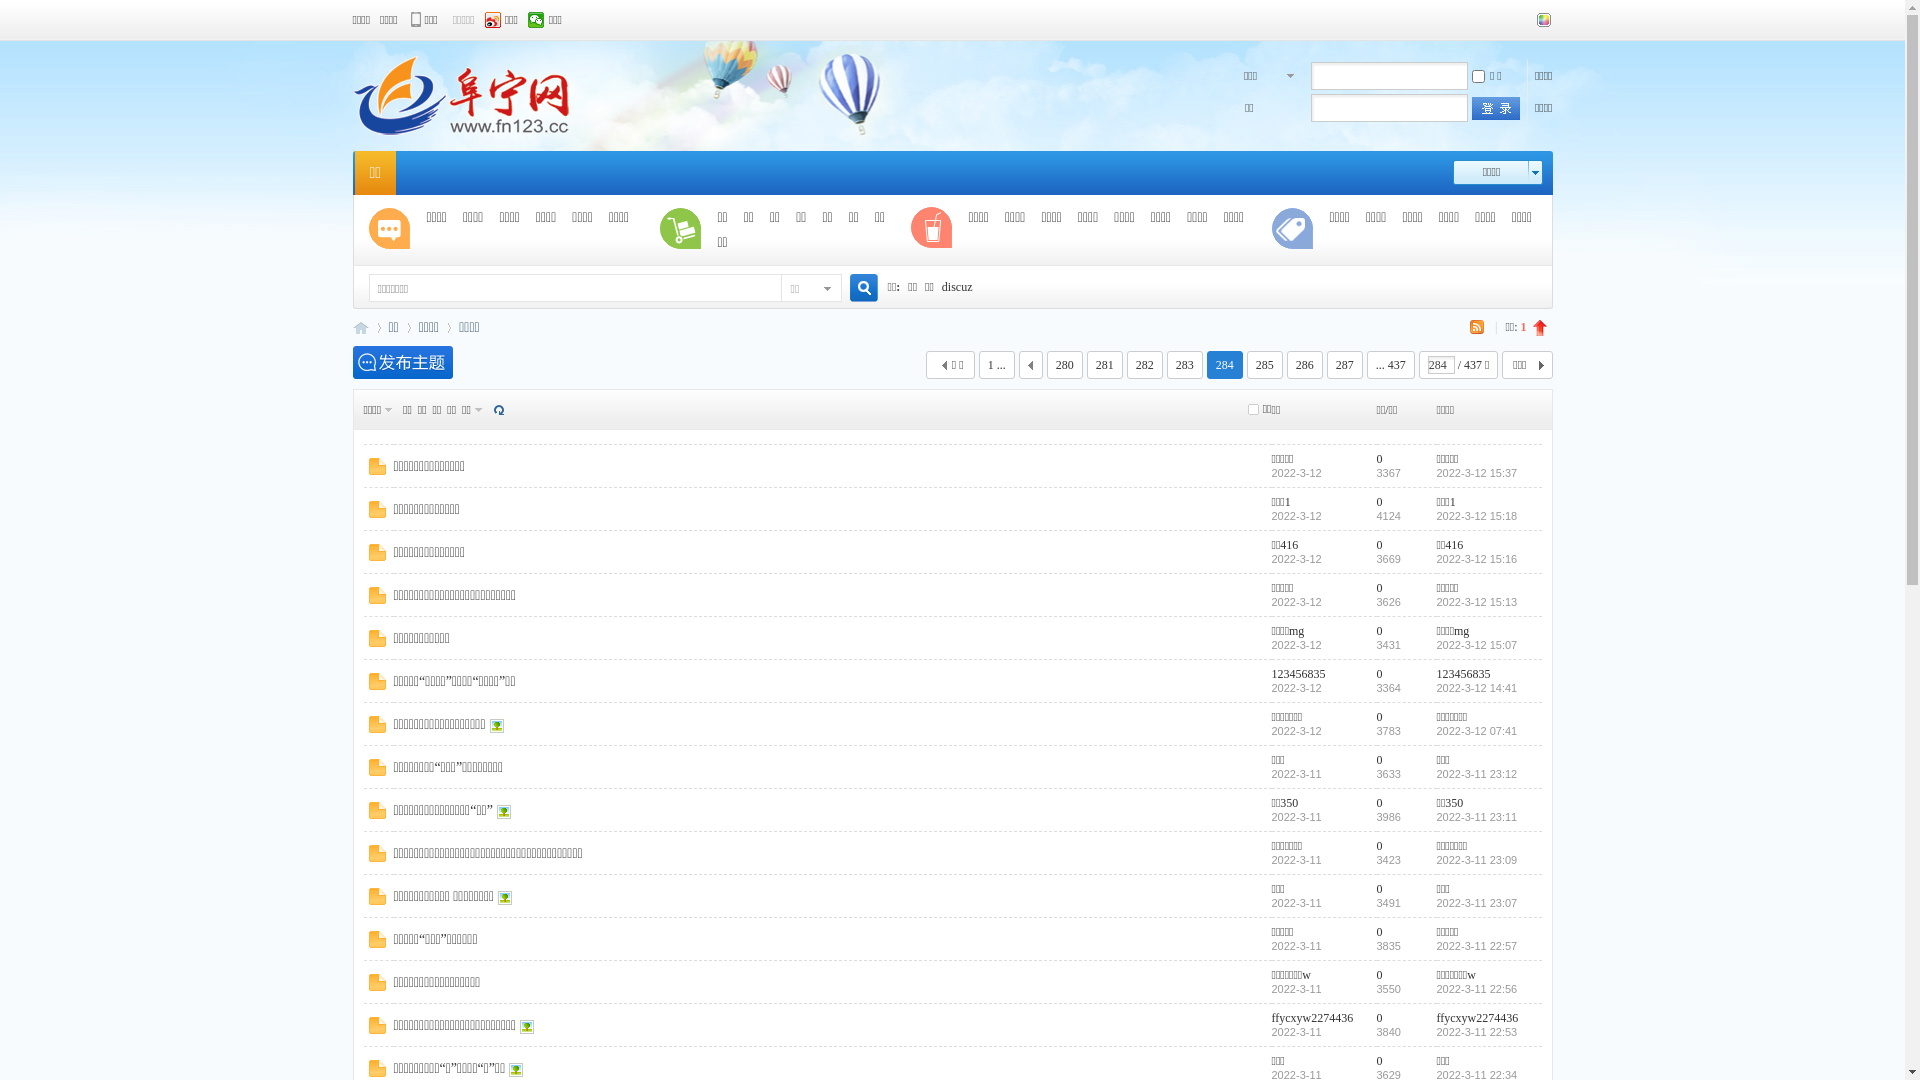 The height and width of the screenshot is (1080, 1920). Describe the element at coordinates (1375, 974) in the screenshot. I see `'0'` at that location.